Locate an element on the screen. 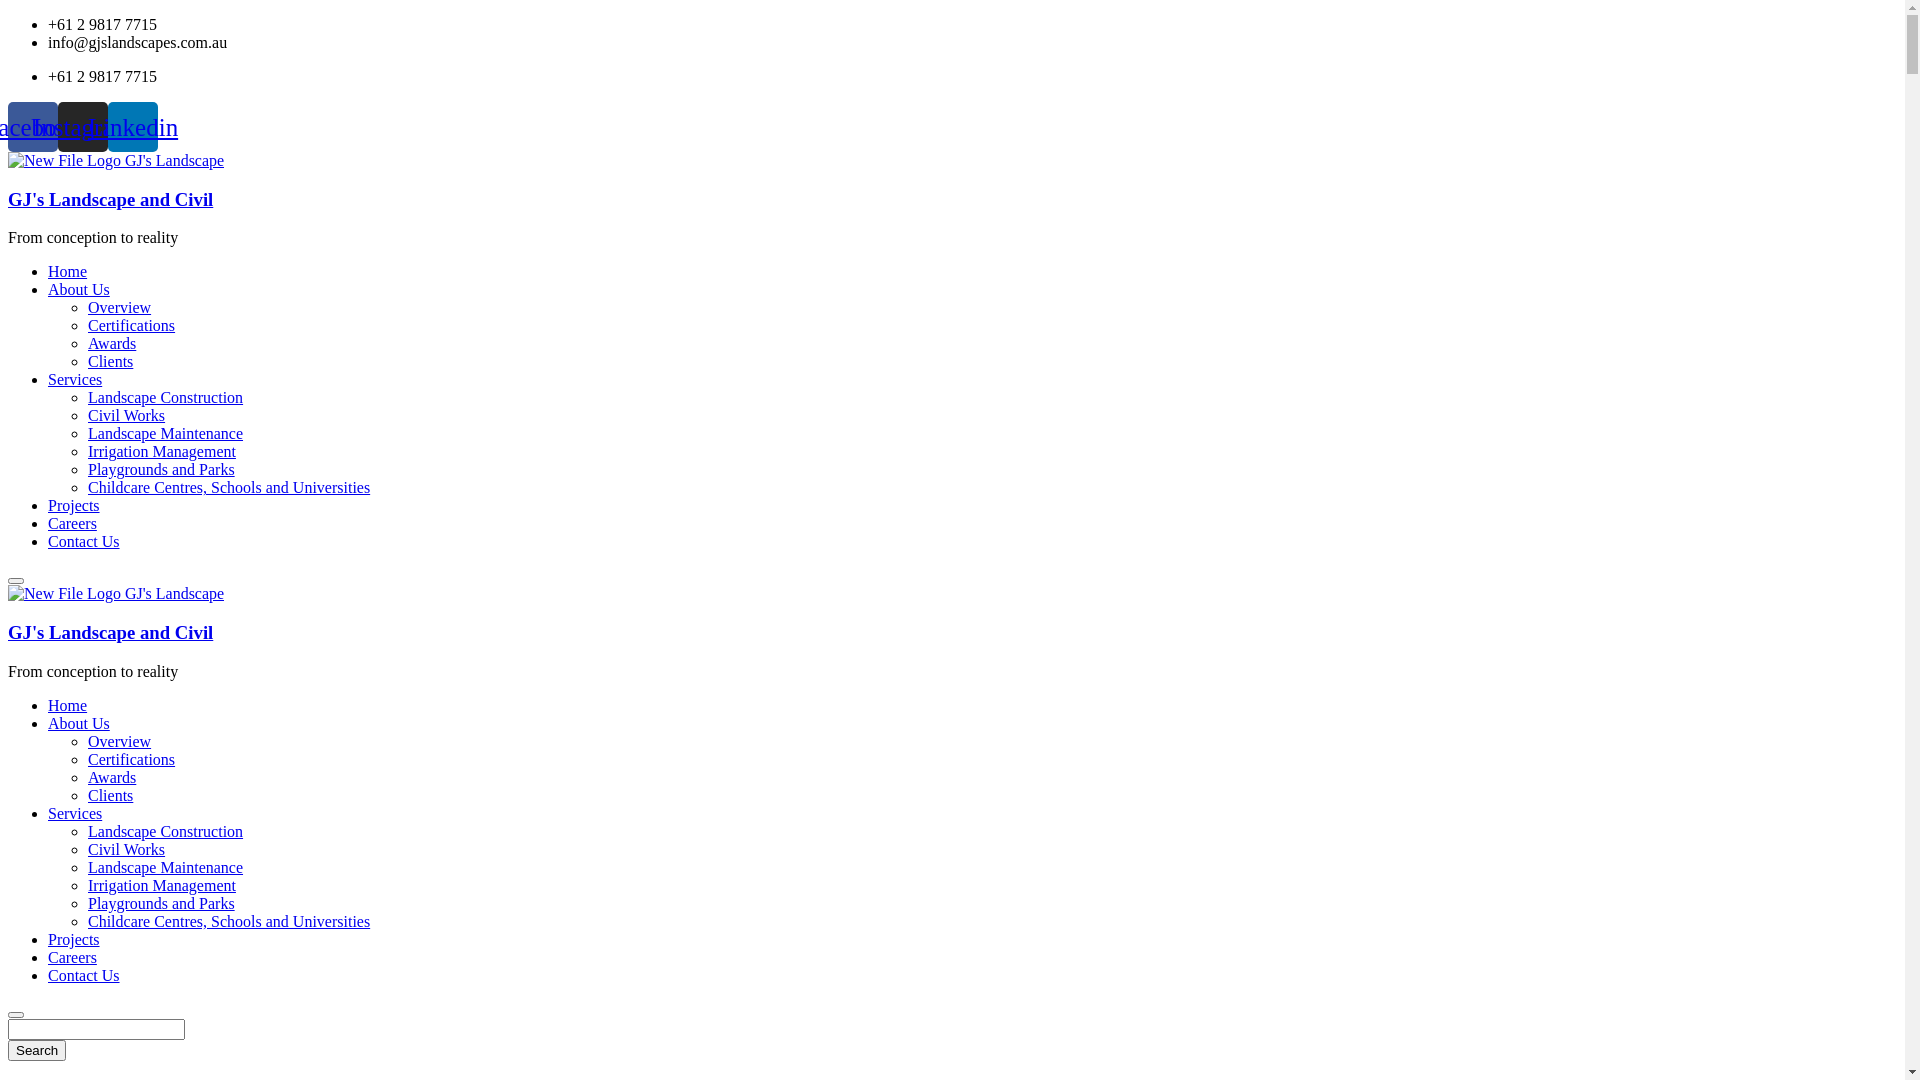 The height and width of the screenshot is (1080, 1920). 'Playgrounds and Parks' is located at coordinates (86, 469).